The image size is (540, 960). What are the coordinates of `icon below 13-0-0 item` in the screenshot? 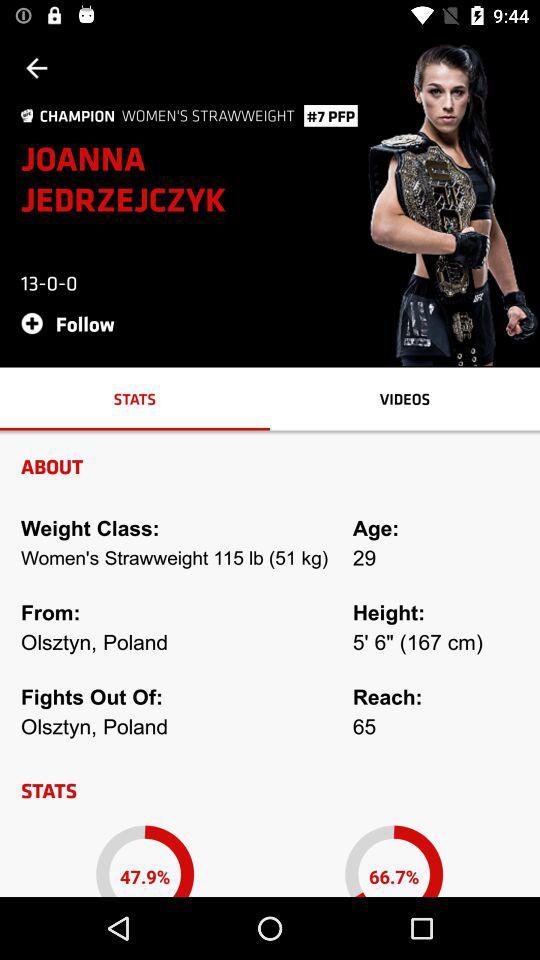 It's located at (73, 323).